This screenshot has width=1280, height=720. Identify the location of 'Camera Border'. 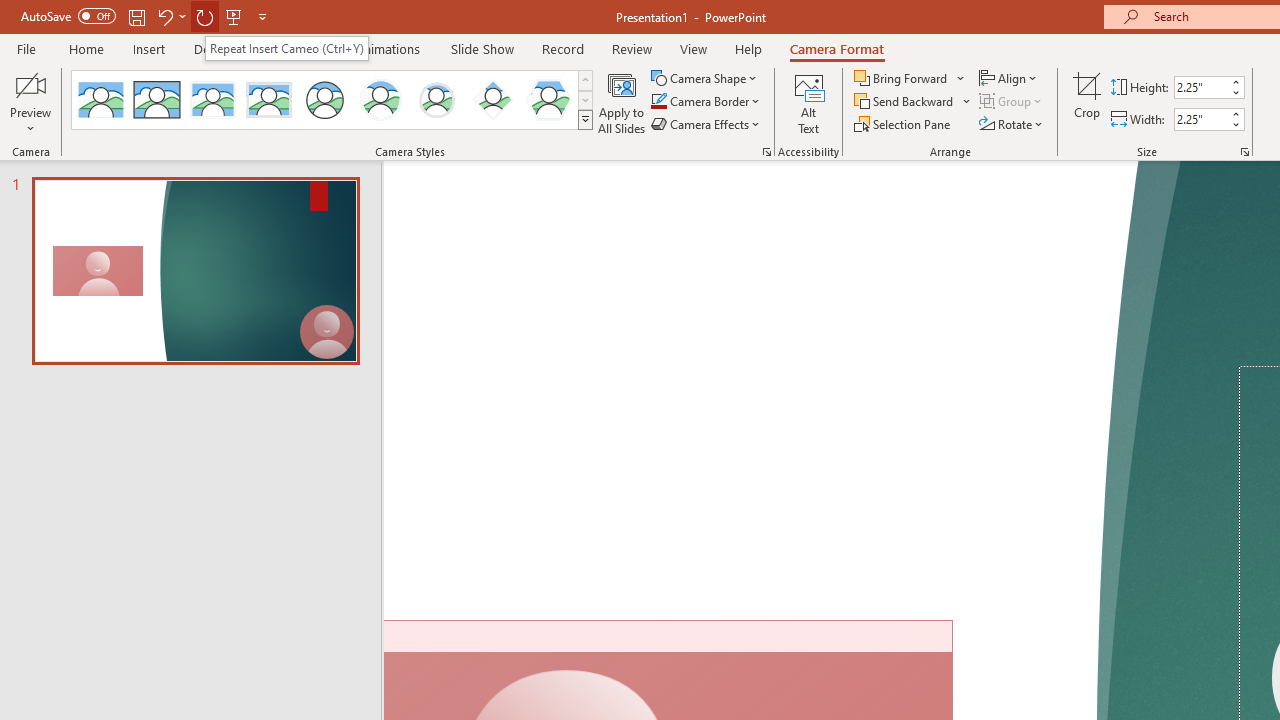
(706, 101).